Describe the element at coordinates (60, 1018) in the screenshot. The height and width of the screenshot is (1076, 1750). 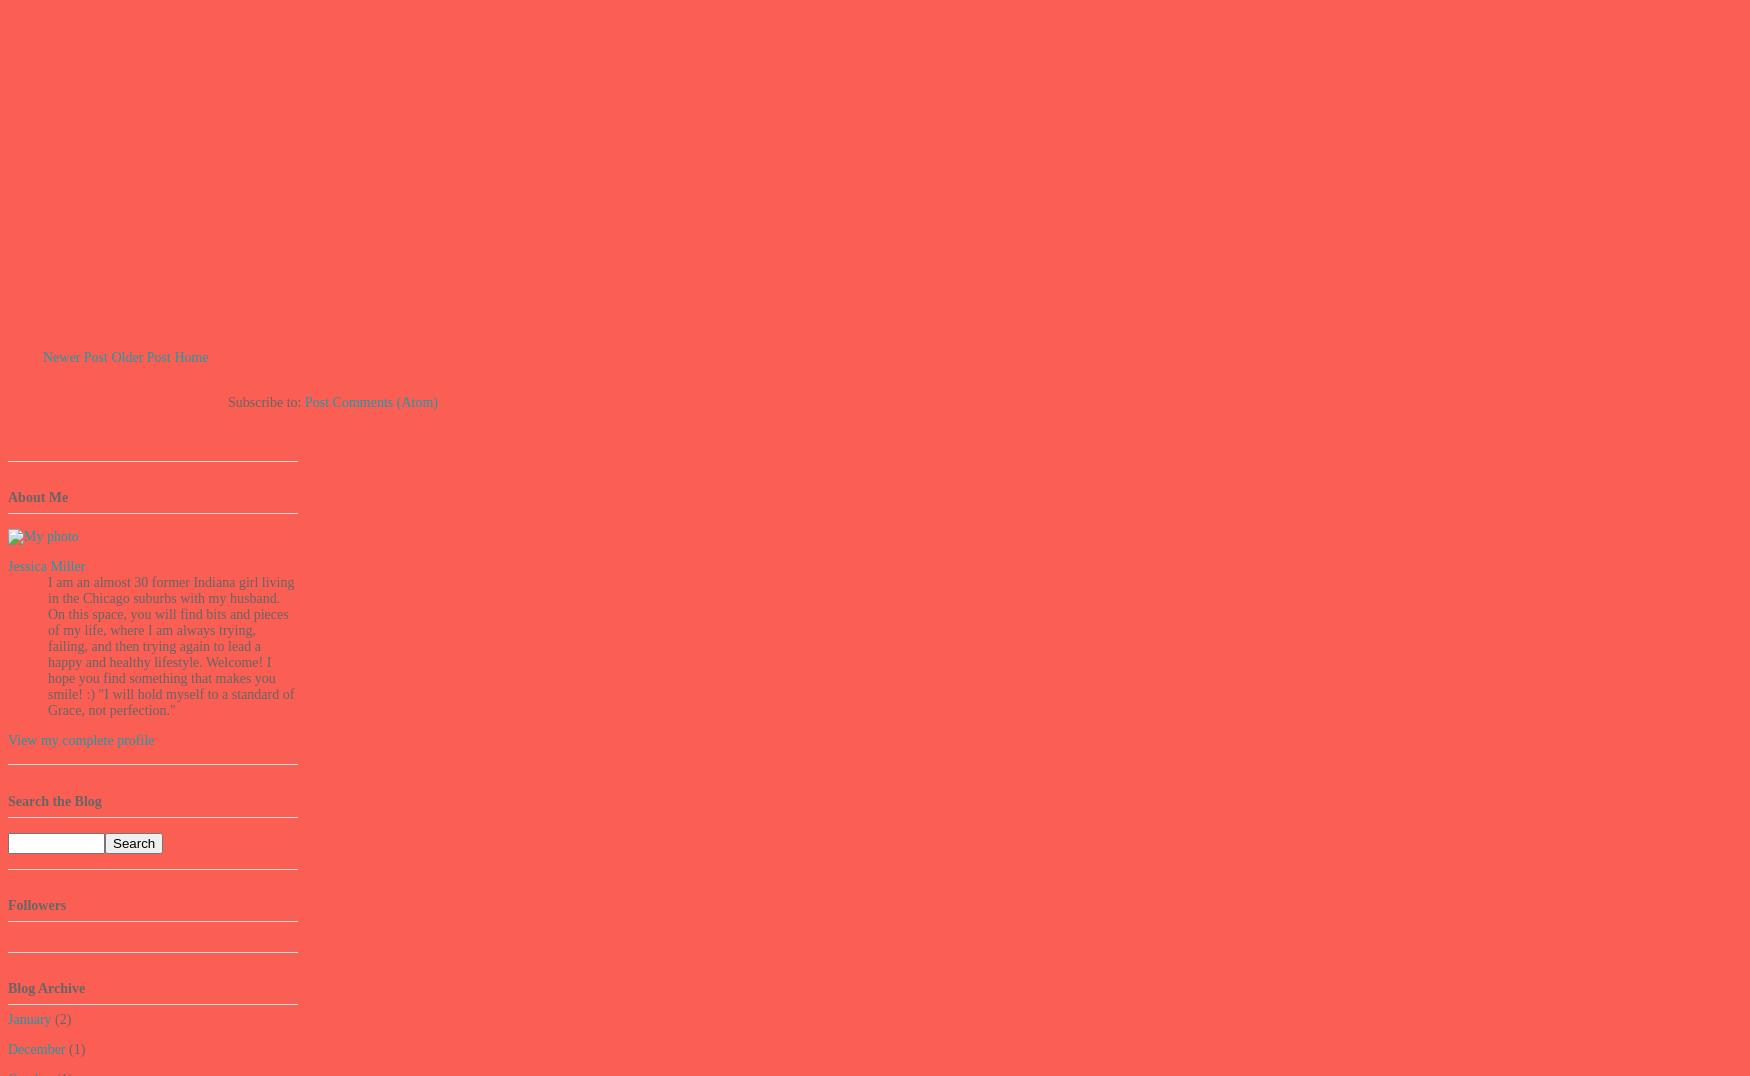
I see `'(2)'` at that location.